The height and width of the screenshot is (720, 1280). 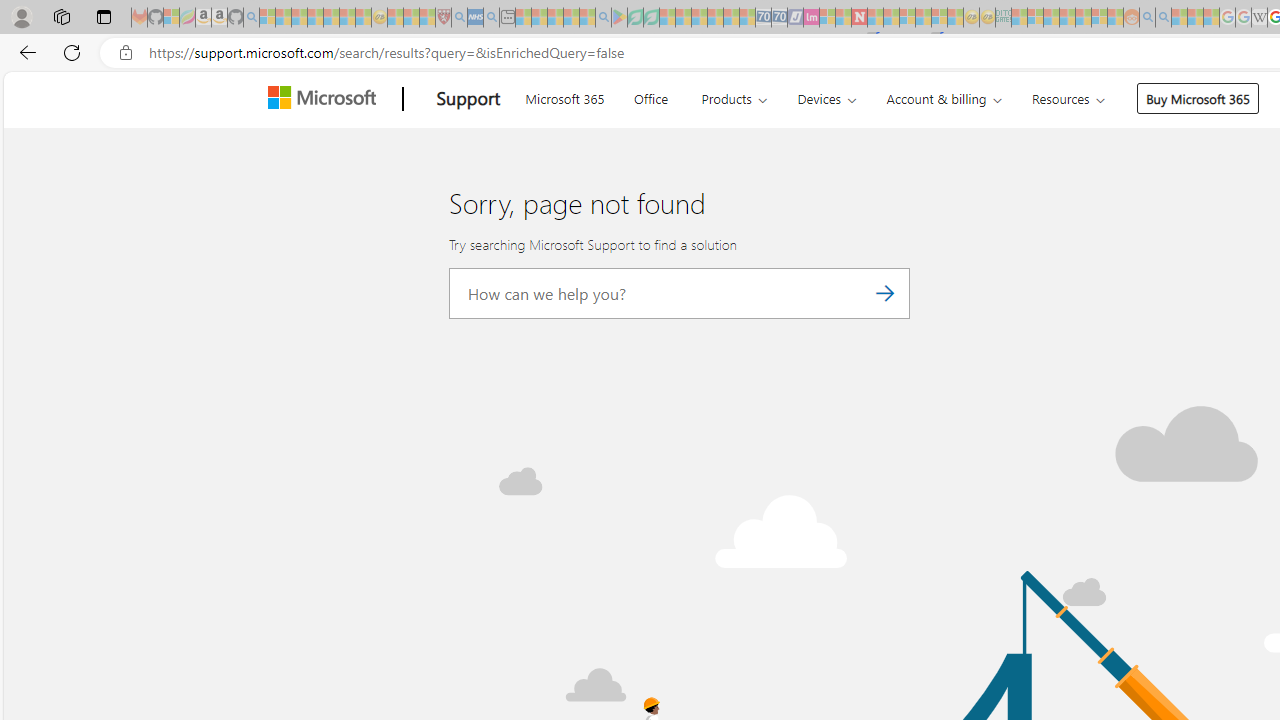 What do you see at coordinates (1082, 17) in the screenshot?
I see `'Kinda Frugal - MSN - Sleeping'` at bounding box center [1082, 17].